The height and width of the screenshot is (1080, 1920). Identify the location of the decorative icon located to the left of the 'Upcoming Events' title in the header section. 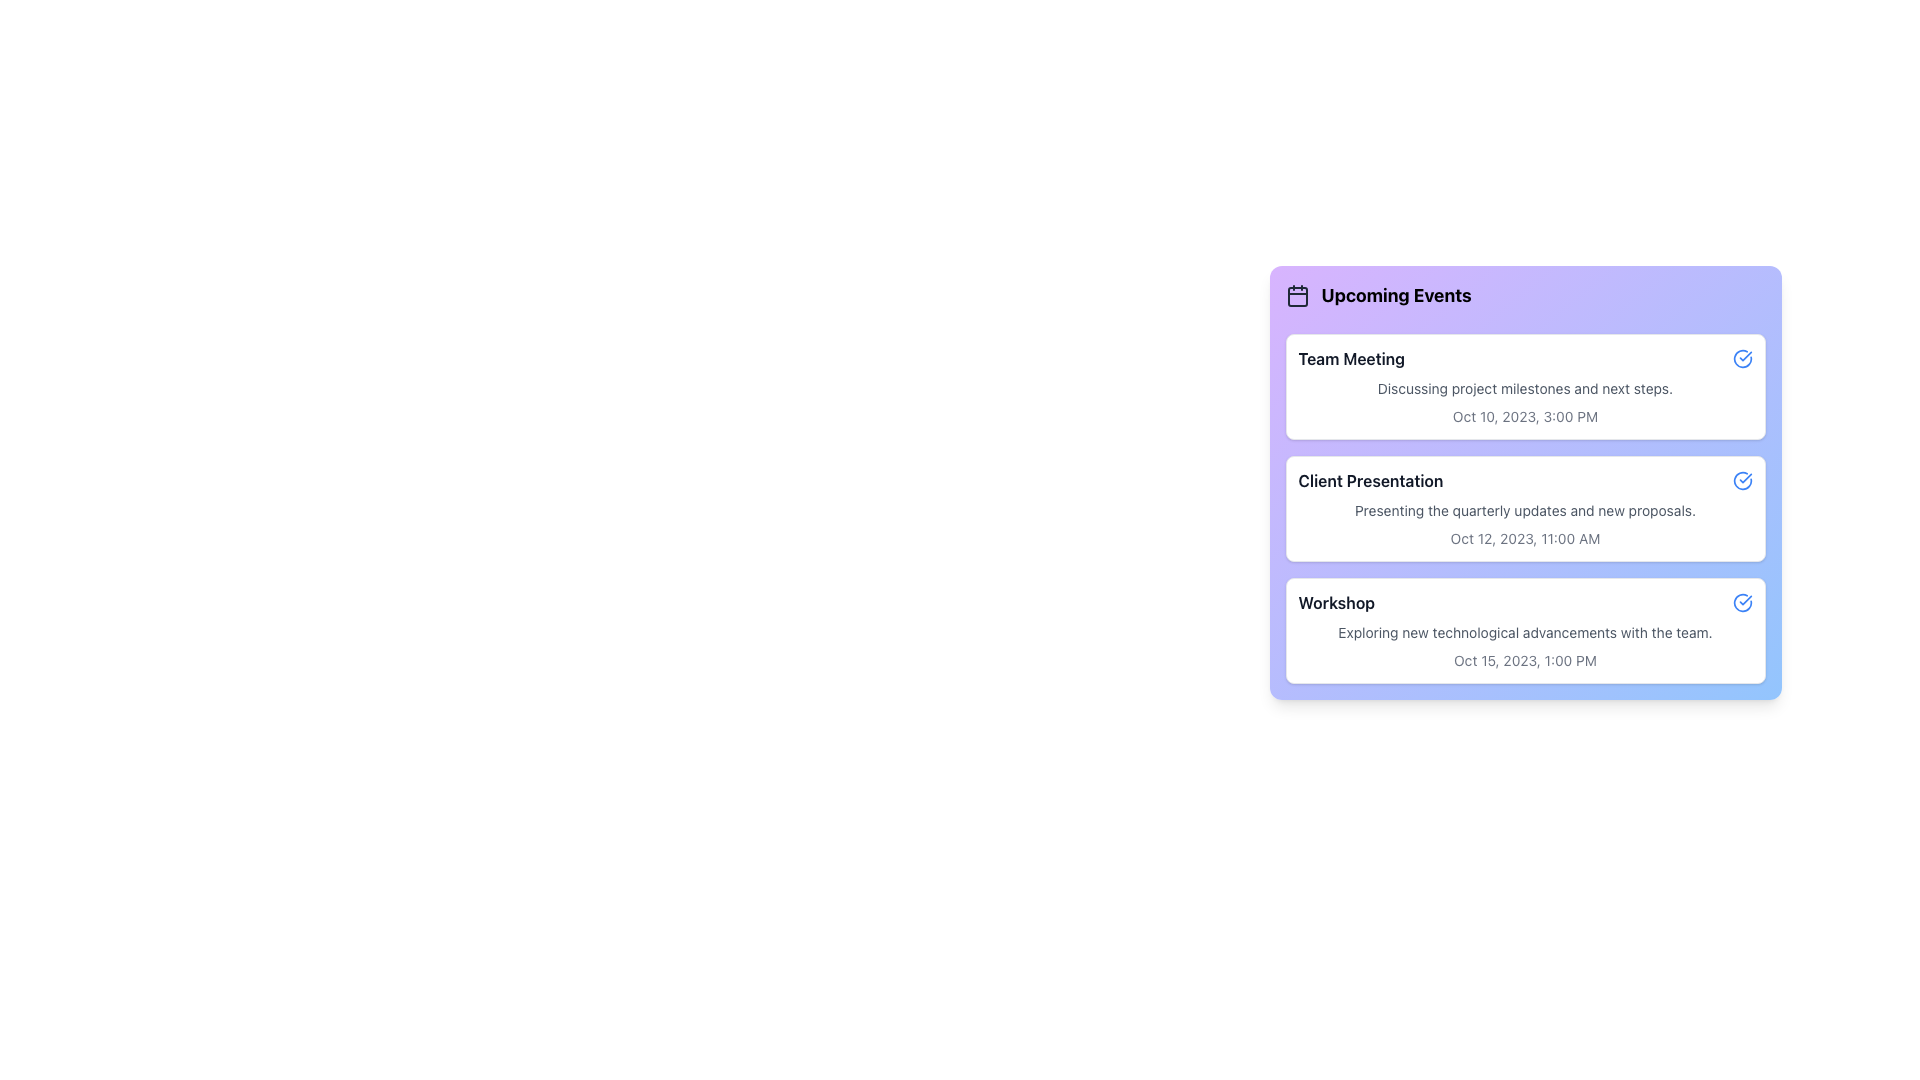
(1297, 296).